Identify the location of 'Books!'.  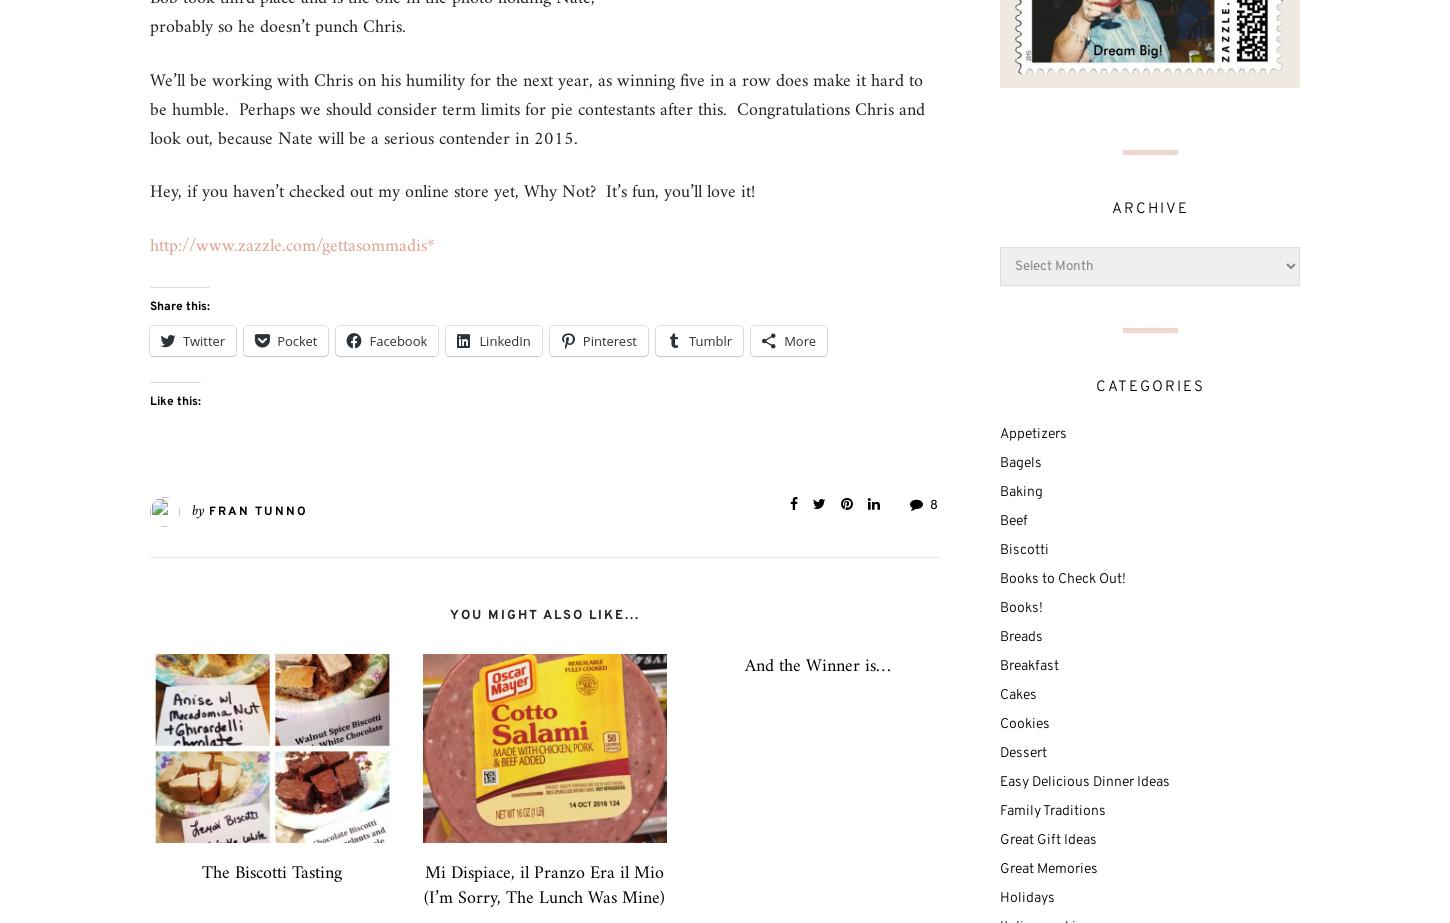
(1021, 606).